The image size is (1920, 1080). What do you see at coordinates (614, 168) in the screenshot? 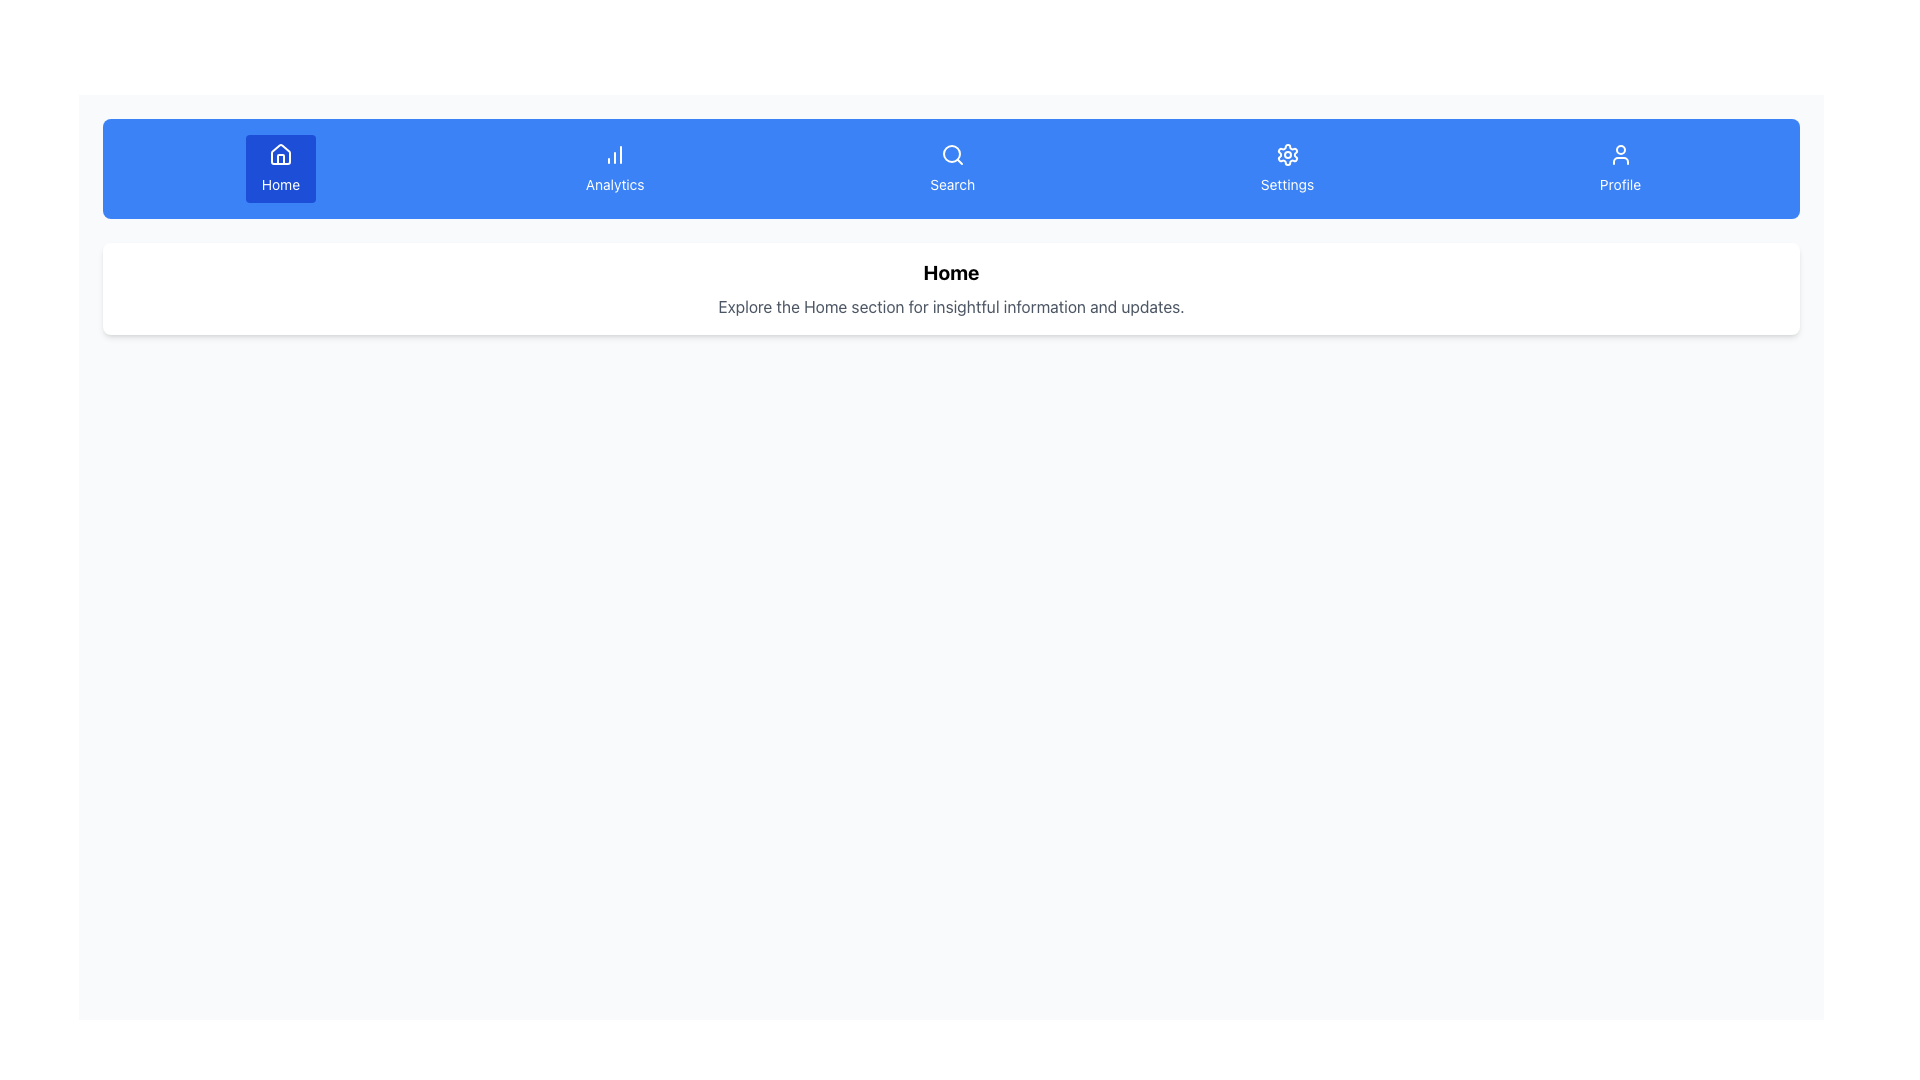
I see `the Analytics button in the horizontal navigation bar` at bounding box center [614, 168].